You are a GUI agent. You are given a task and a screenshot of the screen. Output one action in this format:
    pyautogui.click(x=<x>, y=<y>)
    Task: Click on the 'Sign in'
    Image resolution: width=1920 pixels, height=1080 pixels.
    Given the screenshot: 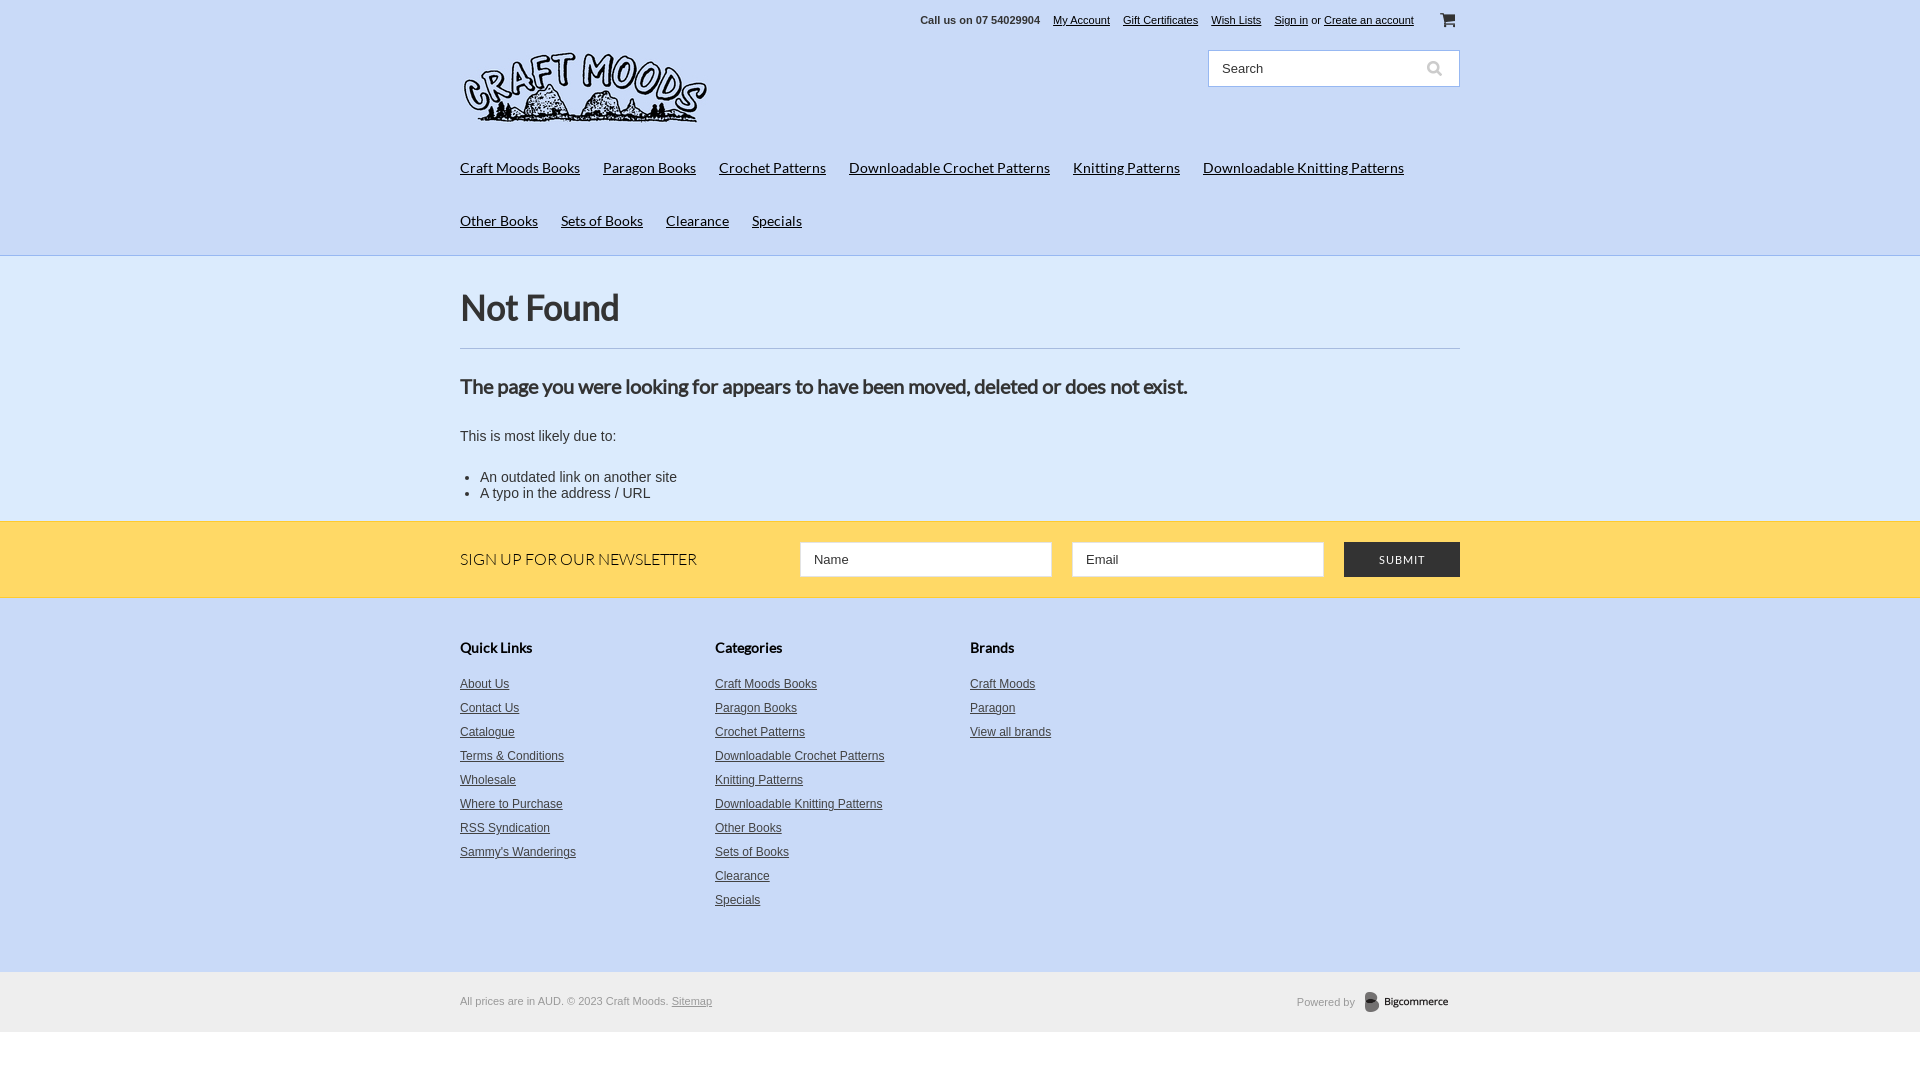 What is the action you would take?
    pyautogui.click(x=1291, y=19)
    